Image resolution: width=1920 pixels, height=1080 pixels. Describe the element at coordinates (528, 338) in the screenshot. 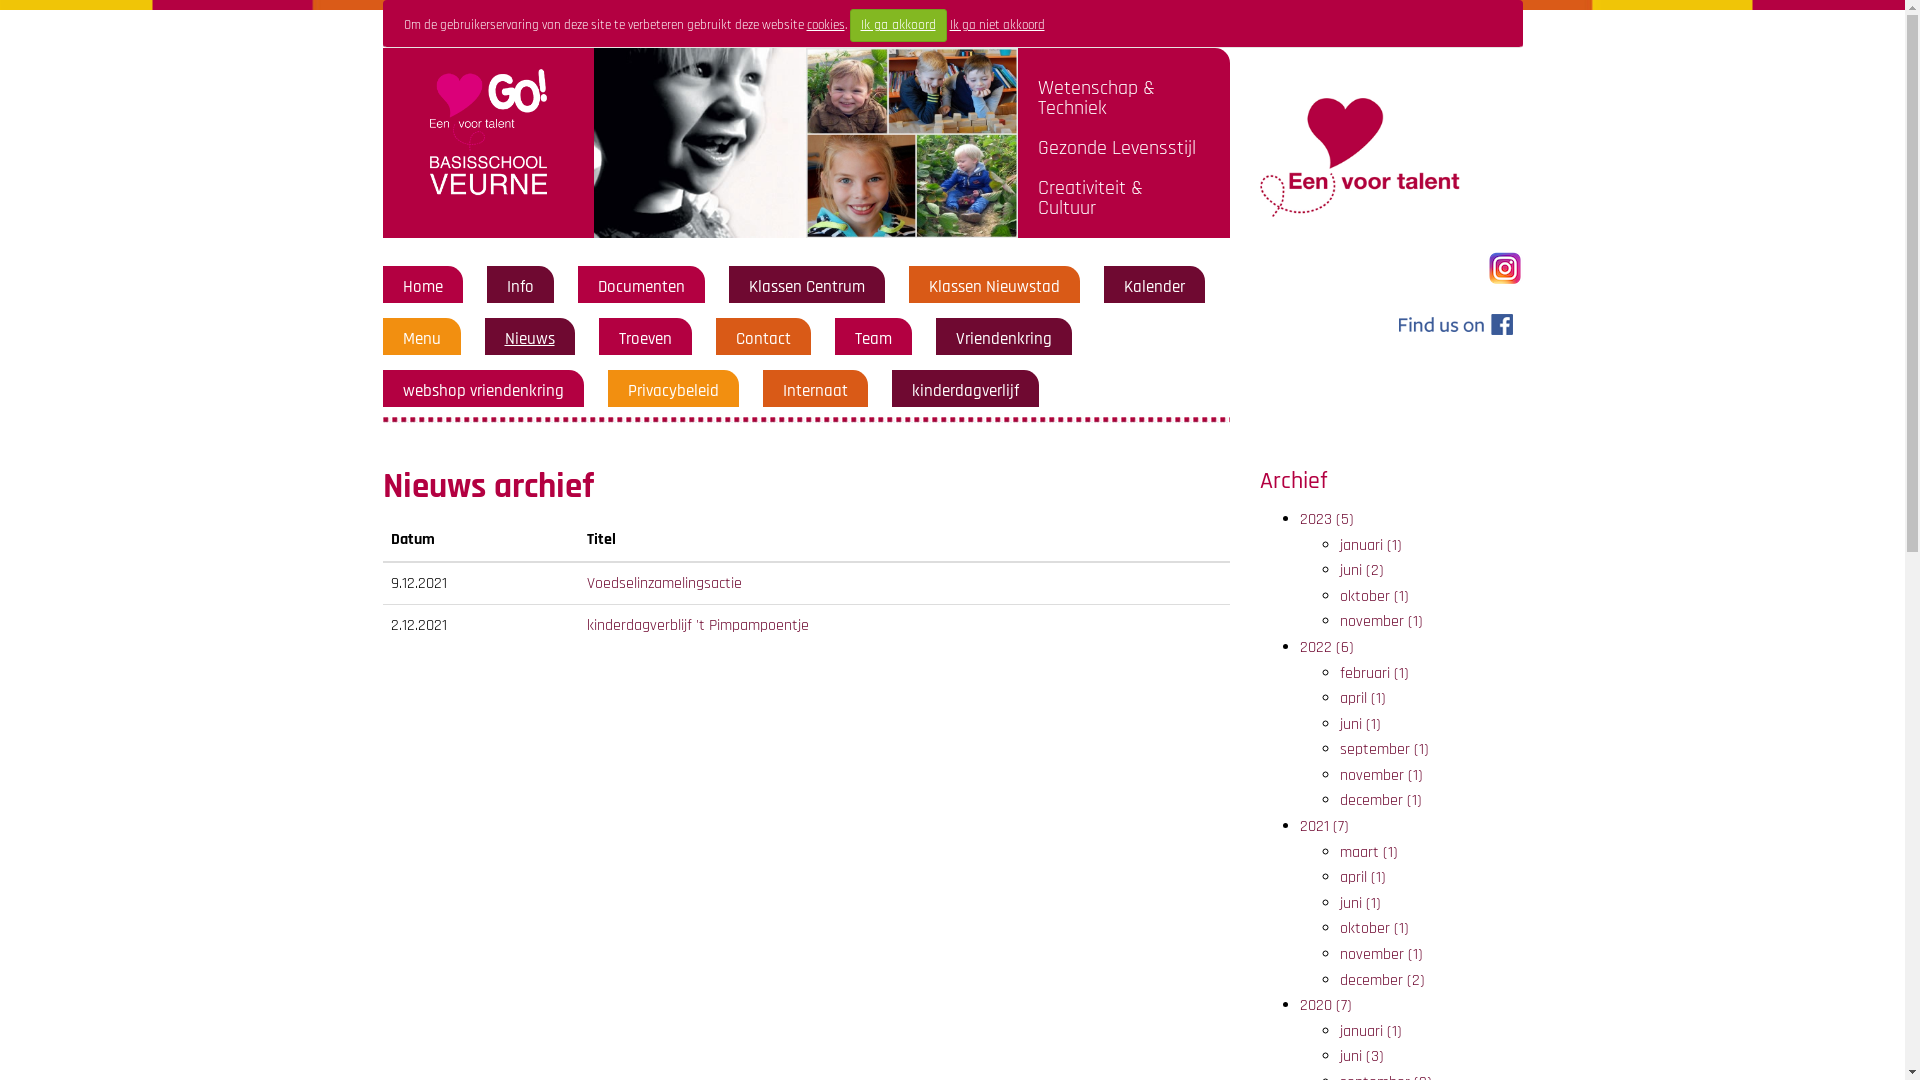

I see `'Nieuws'` at that location.